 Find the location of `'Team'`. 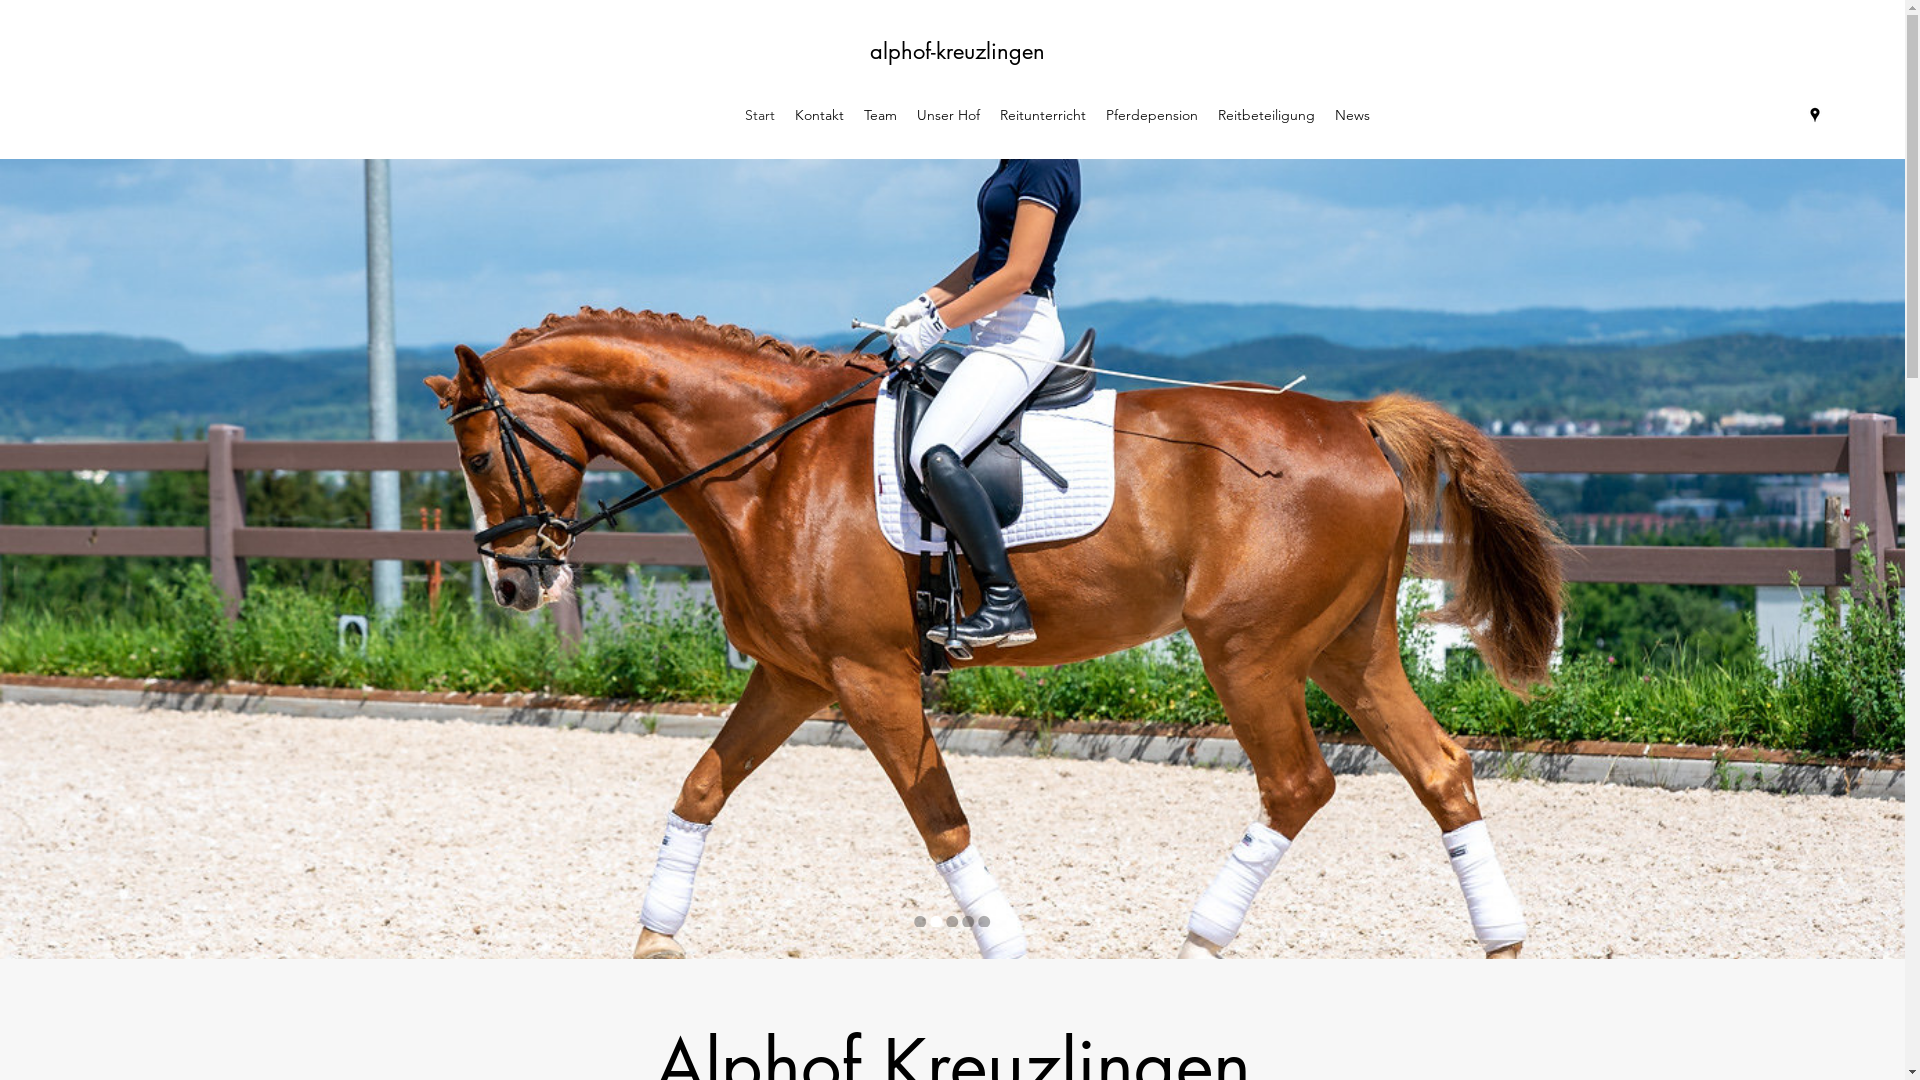

'Team' is located at coordinates (880, 115).